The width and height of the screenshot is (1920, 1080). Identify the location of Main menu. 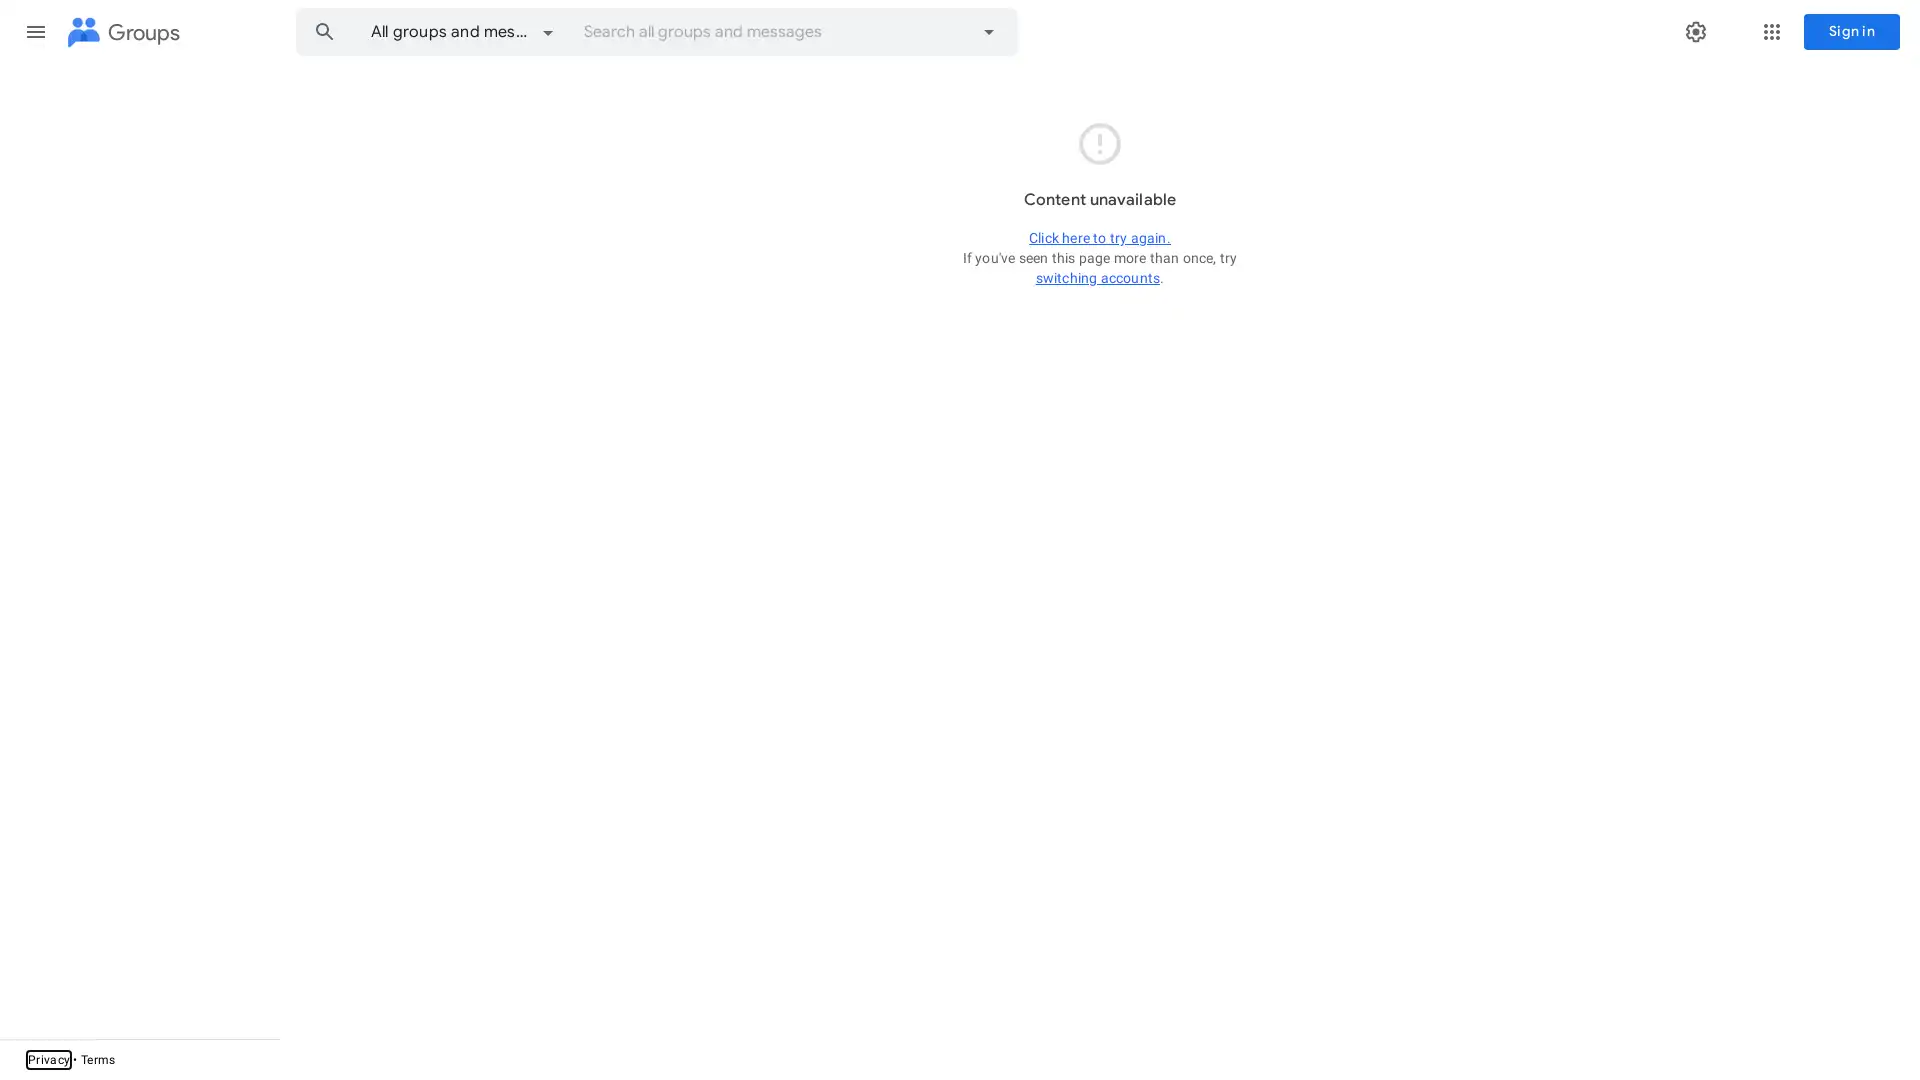
(35, 31).